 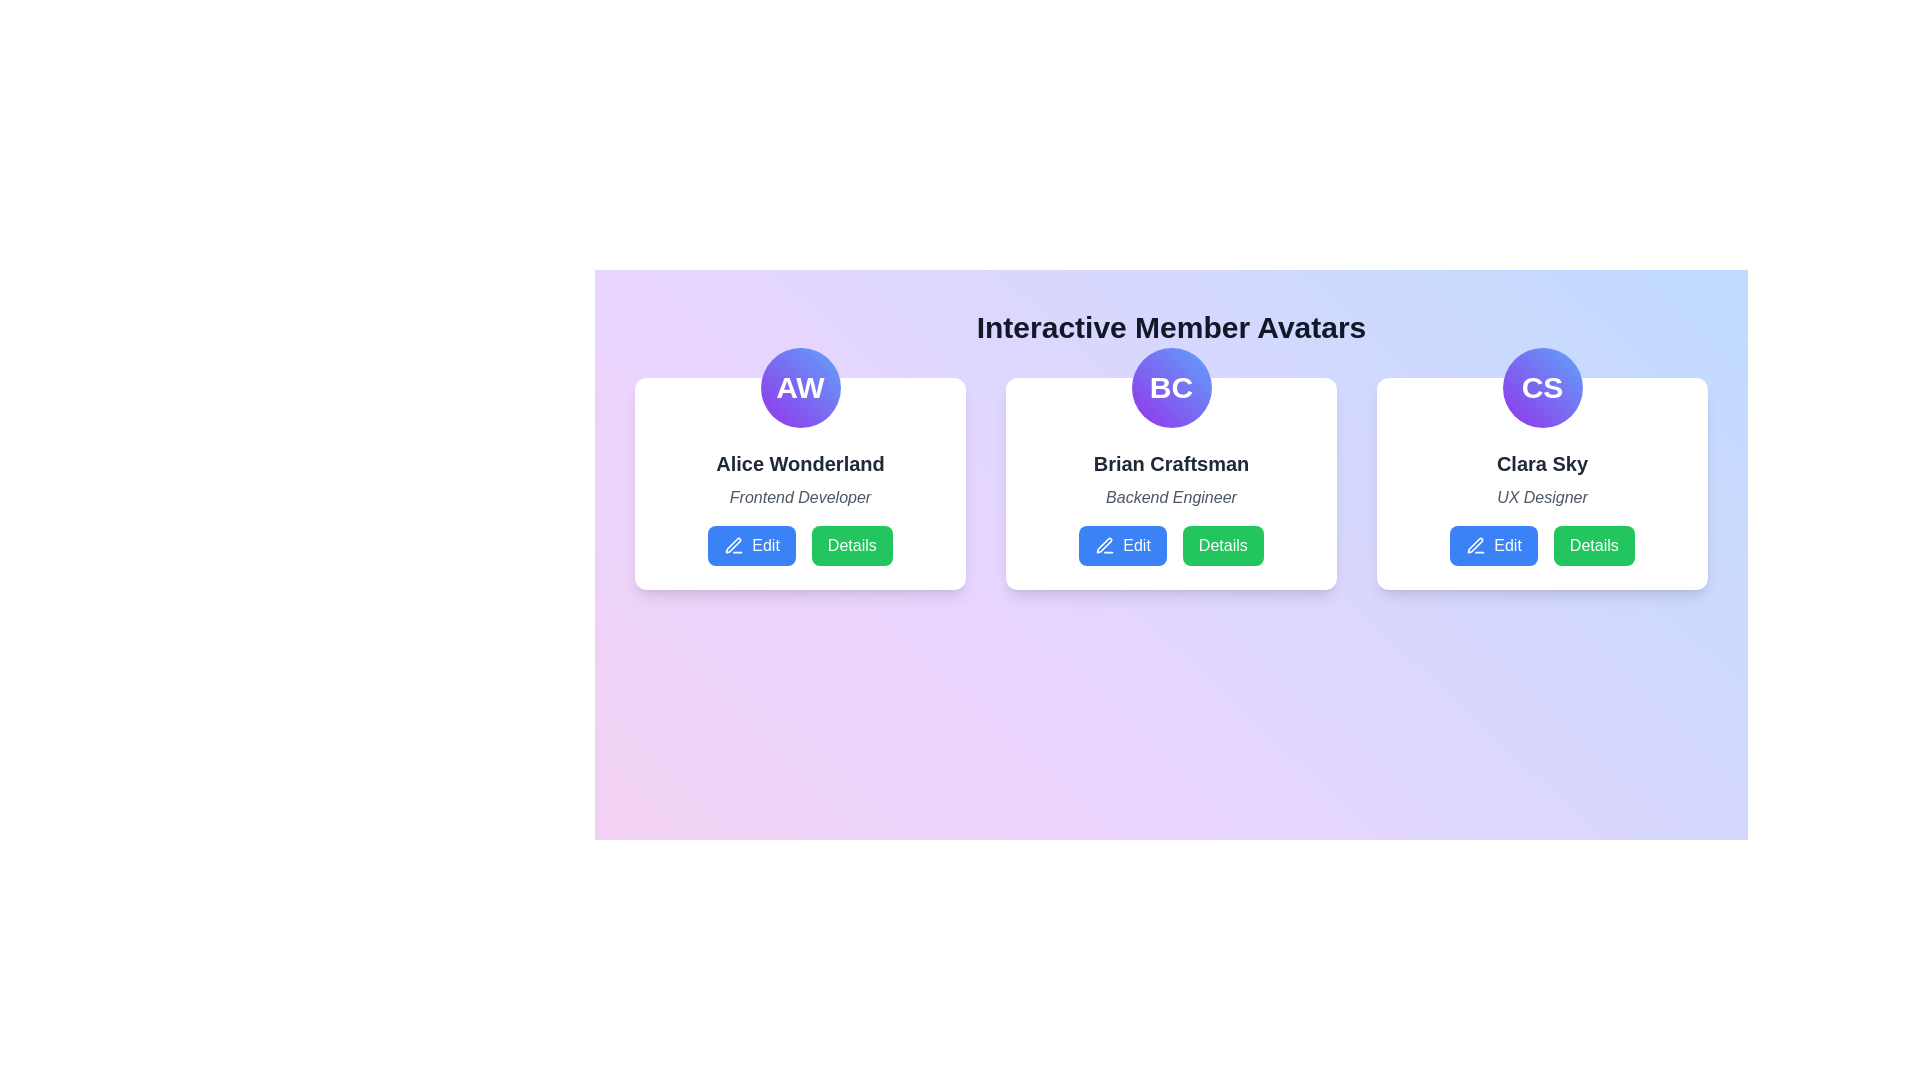 I want to click on the circular avatar badge with a gradient background transitioning from purple to blue, containing the text 'BC' in white, located at the top-center of Brian Craftsman's card, so click(x=1171, y=388).